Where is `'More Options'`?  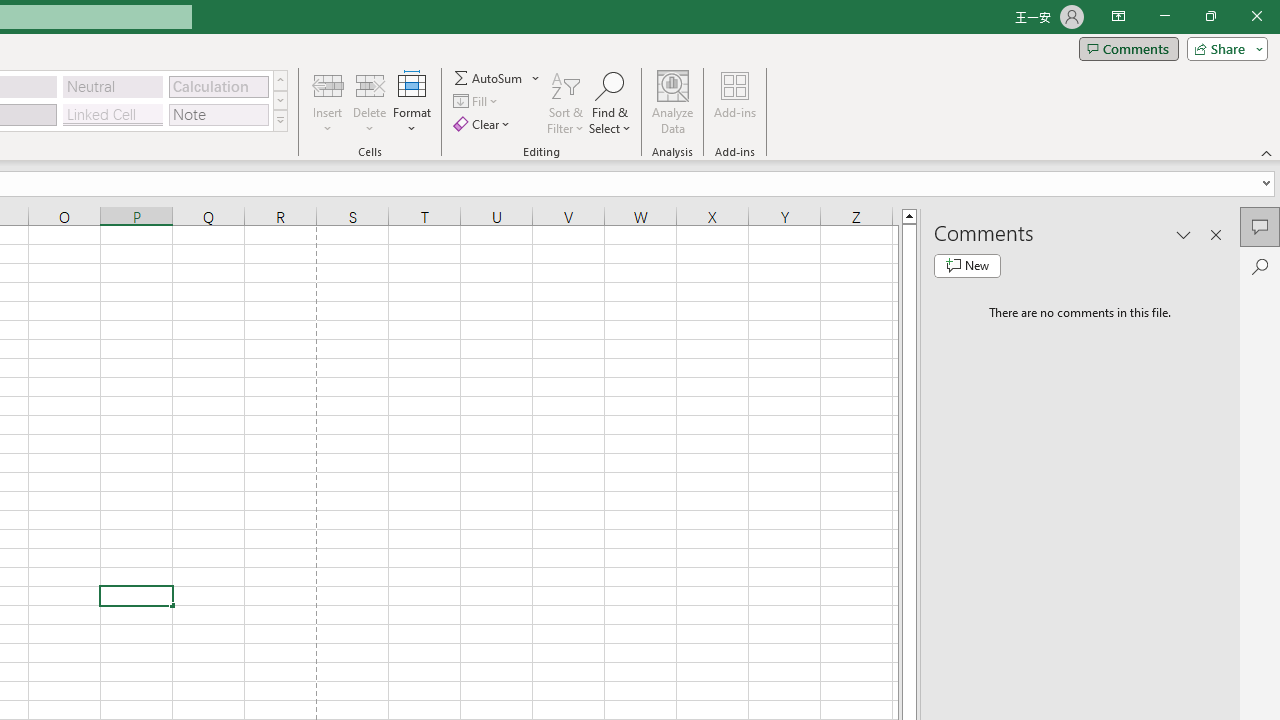
'More Options' is located at coordinates (536, 77).